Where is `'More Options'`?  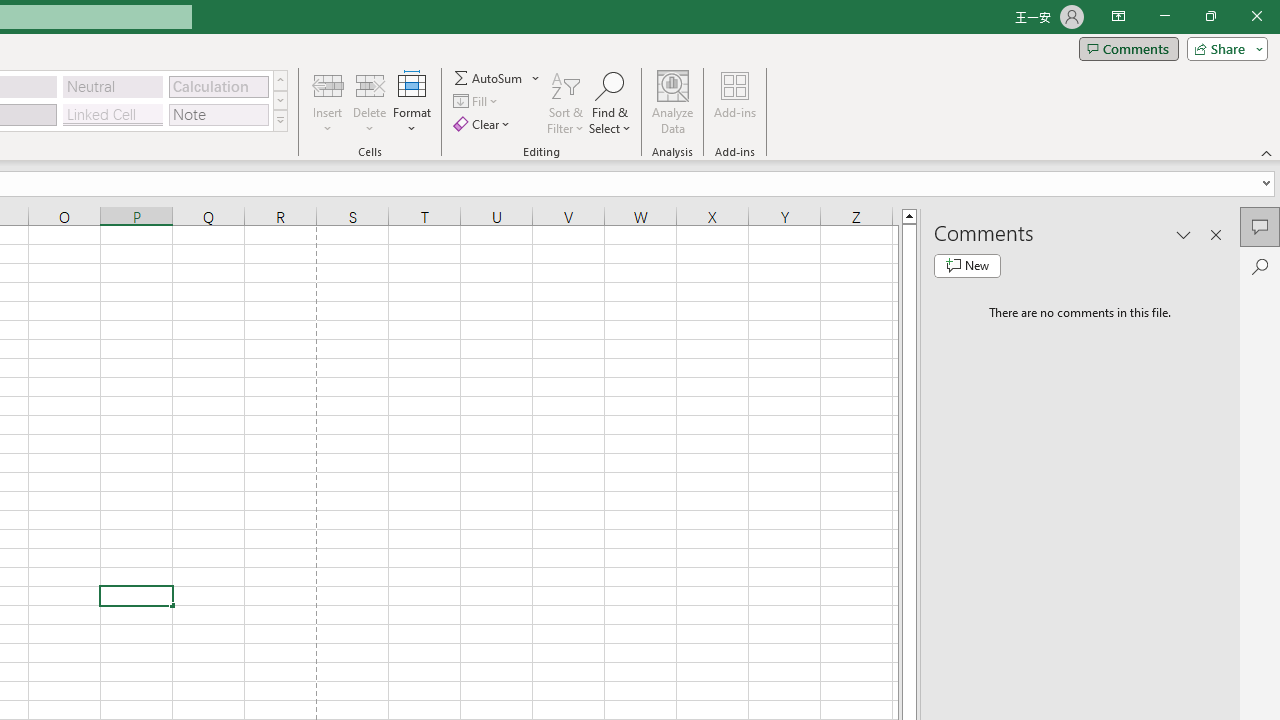
'More Options' is located at coordinates (536, 77).